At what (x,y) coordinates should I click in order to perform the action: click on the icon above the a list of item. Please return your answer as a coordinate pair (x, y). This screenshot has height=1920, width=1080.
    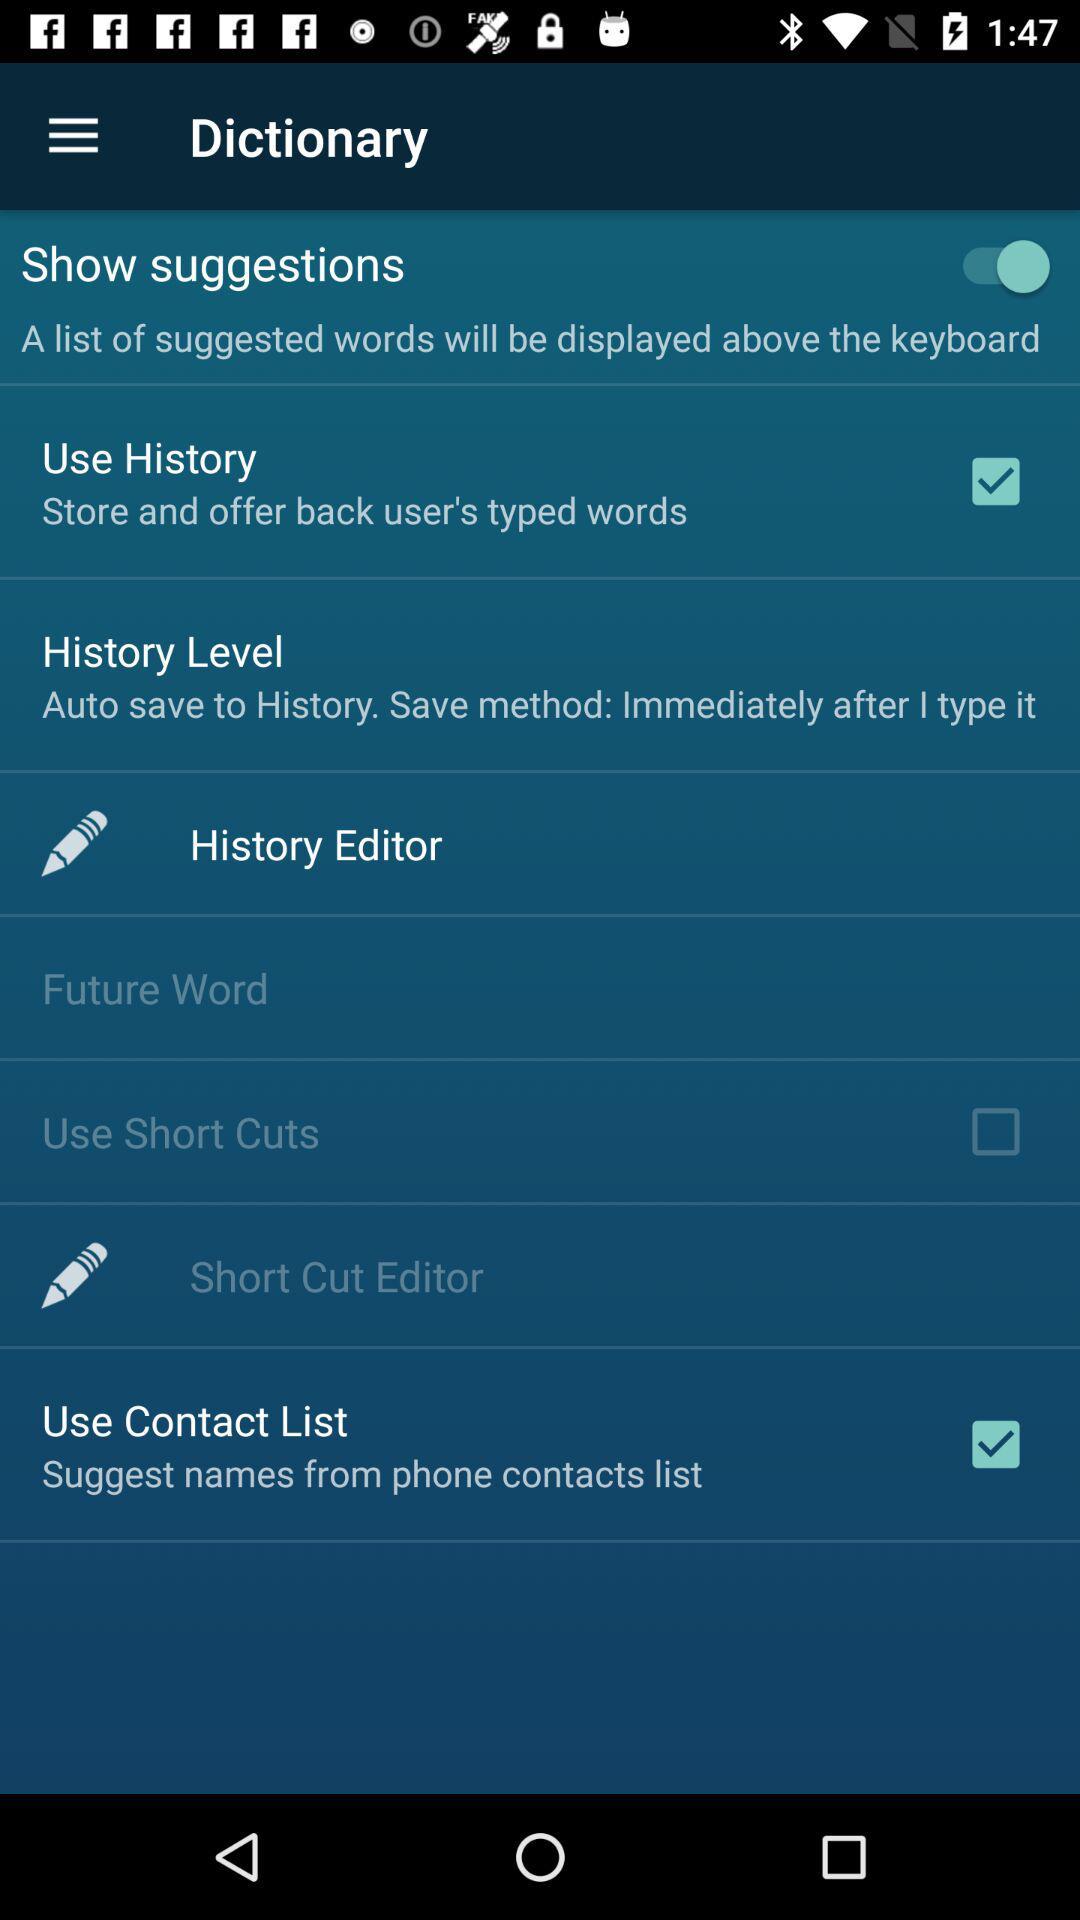
    Looking at the image, I should click on (996, 265).